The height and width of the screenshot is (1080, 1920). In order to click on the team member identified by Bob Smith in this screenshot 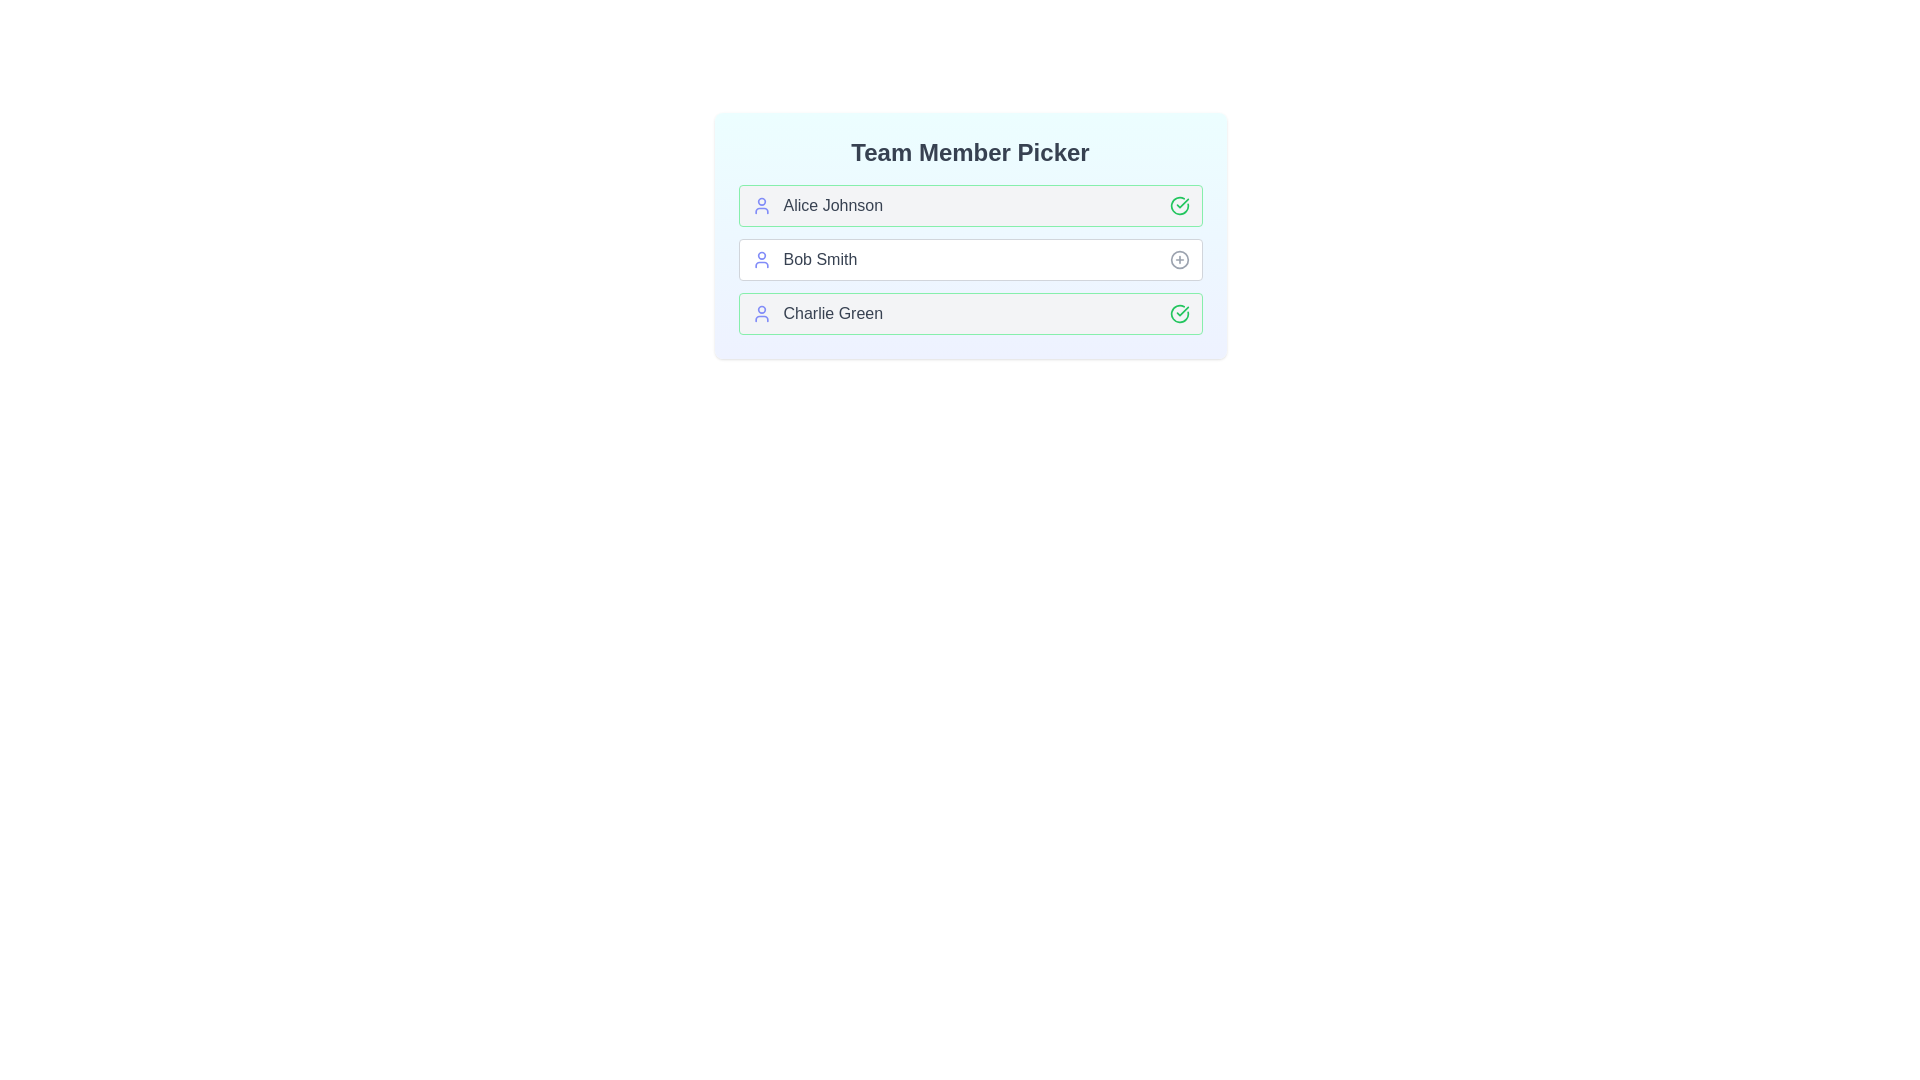, I will do `click(1179, 258)`.